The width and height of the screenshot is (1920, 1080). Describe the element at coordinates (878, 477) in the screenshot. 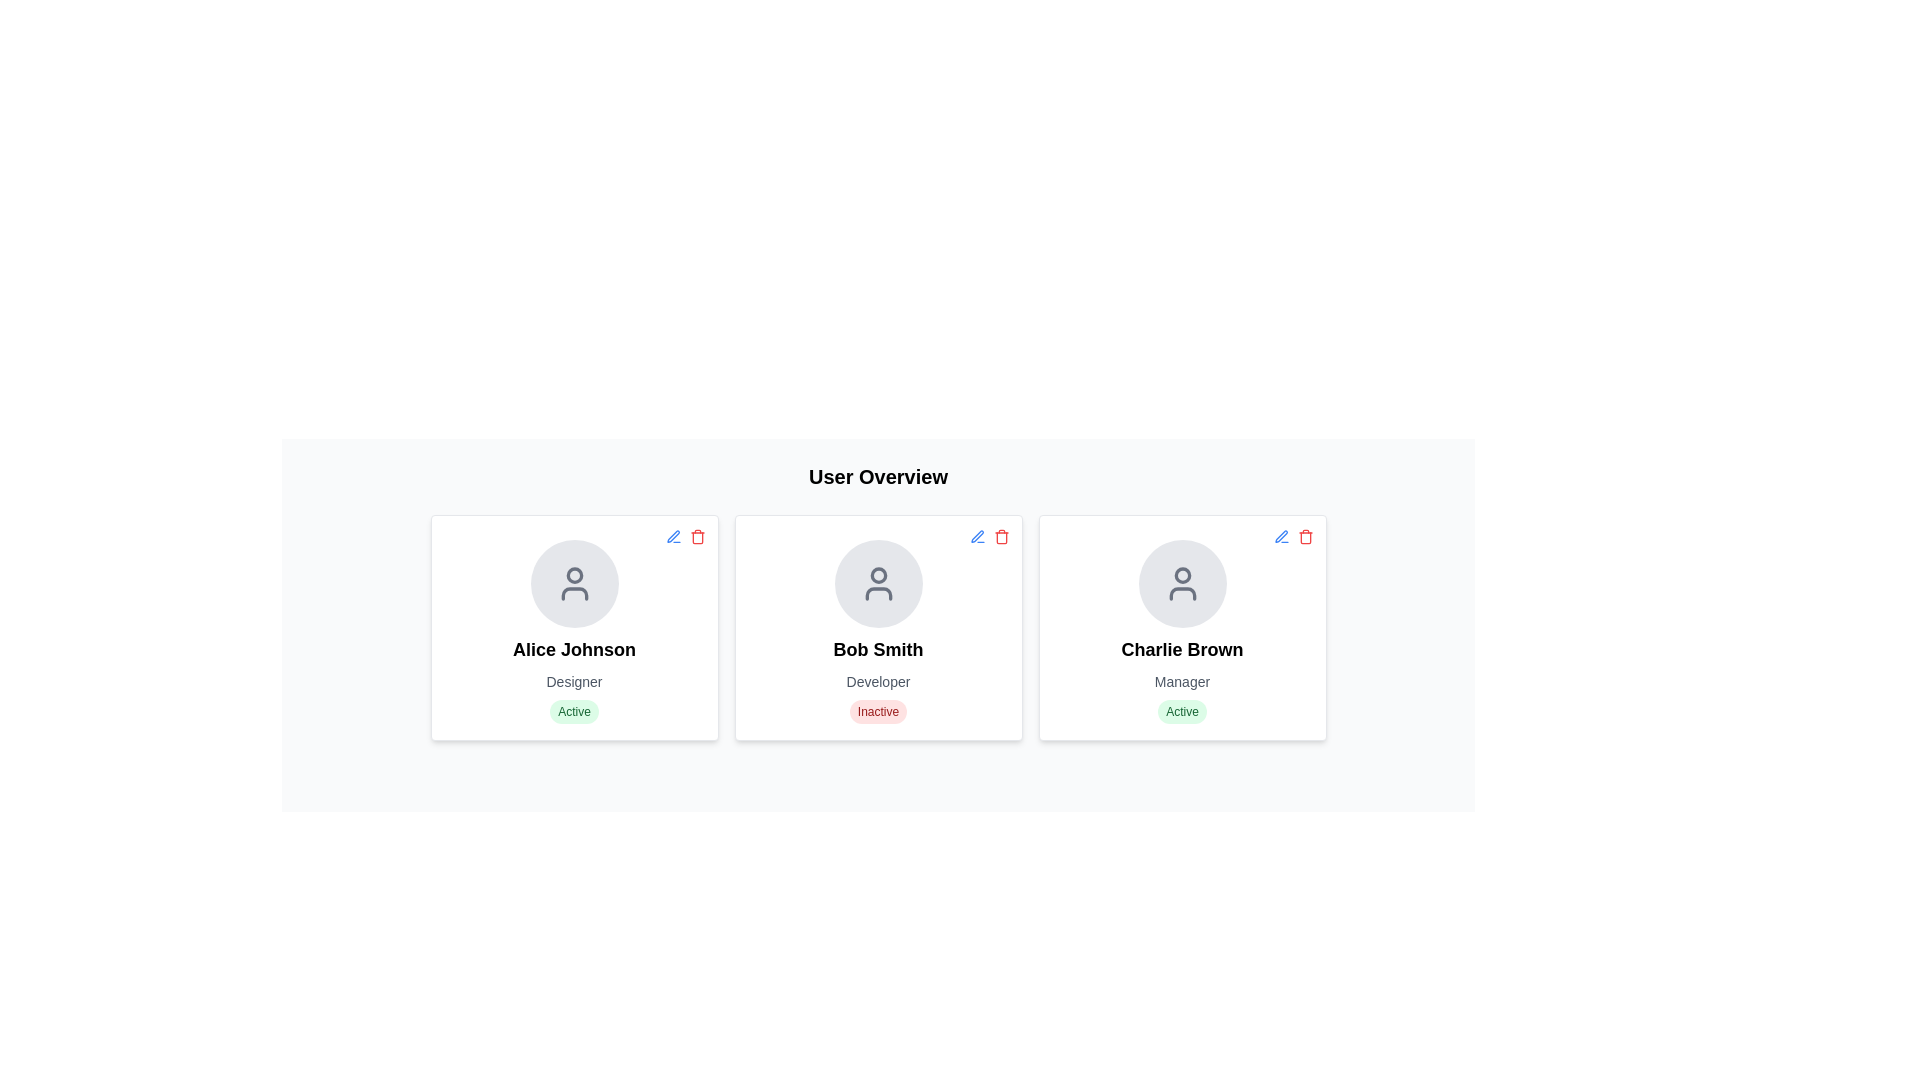

I see `the text heading 'User Overview'` at that location.